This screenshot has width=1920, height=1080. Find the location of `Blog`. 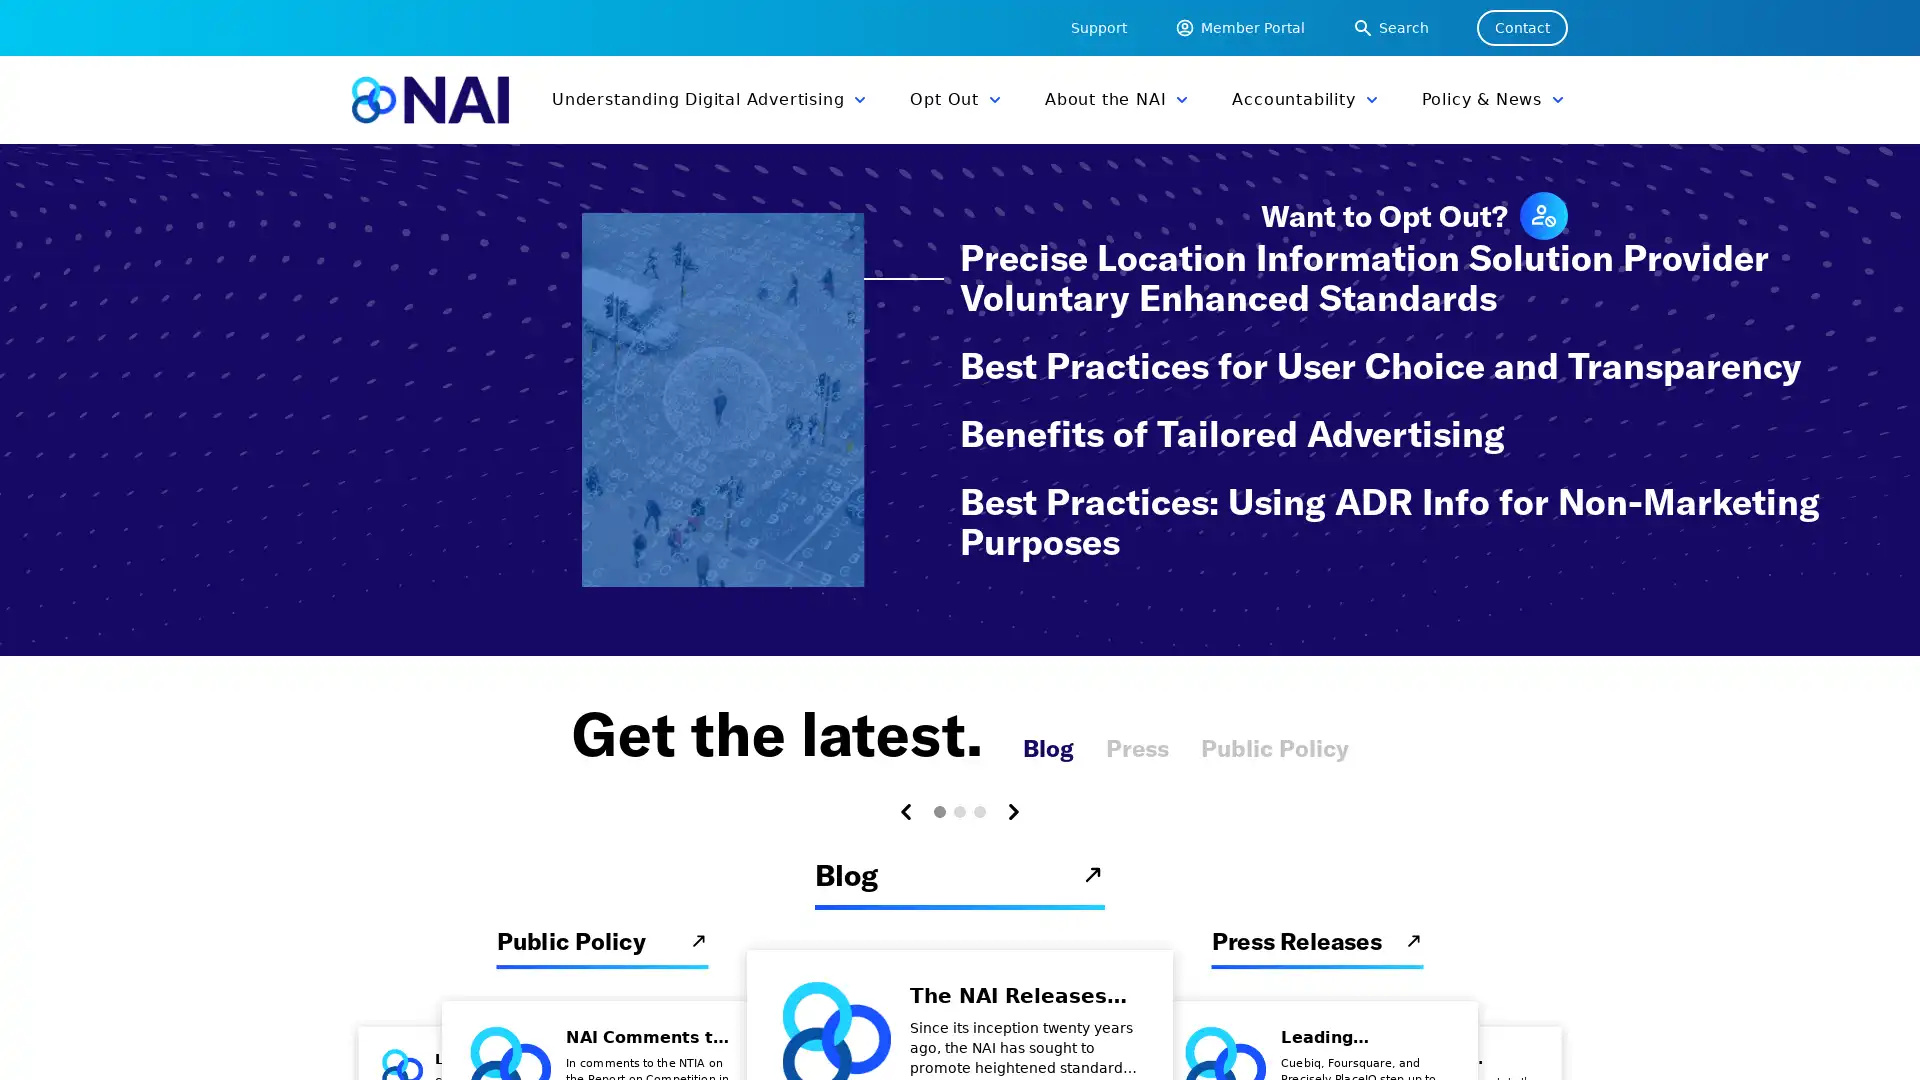

Blog is located at coordinates (1046, 748).